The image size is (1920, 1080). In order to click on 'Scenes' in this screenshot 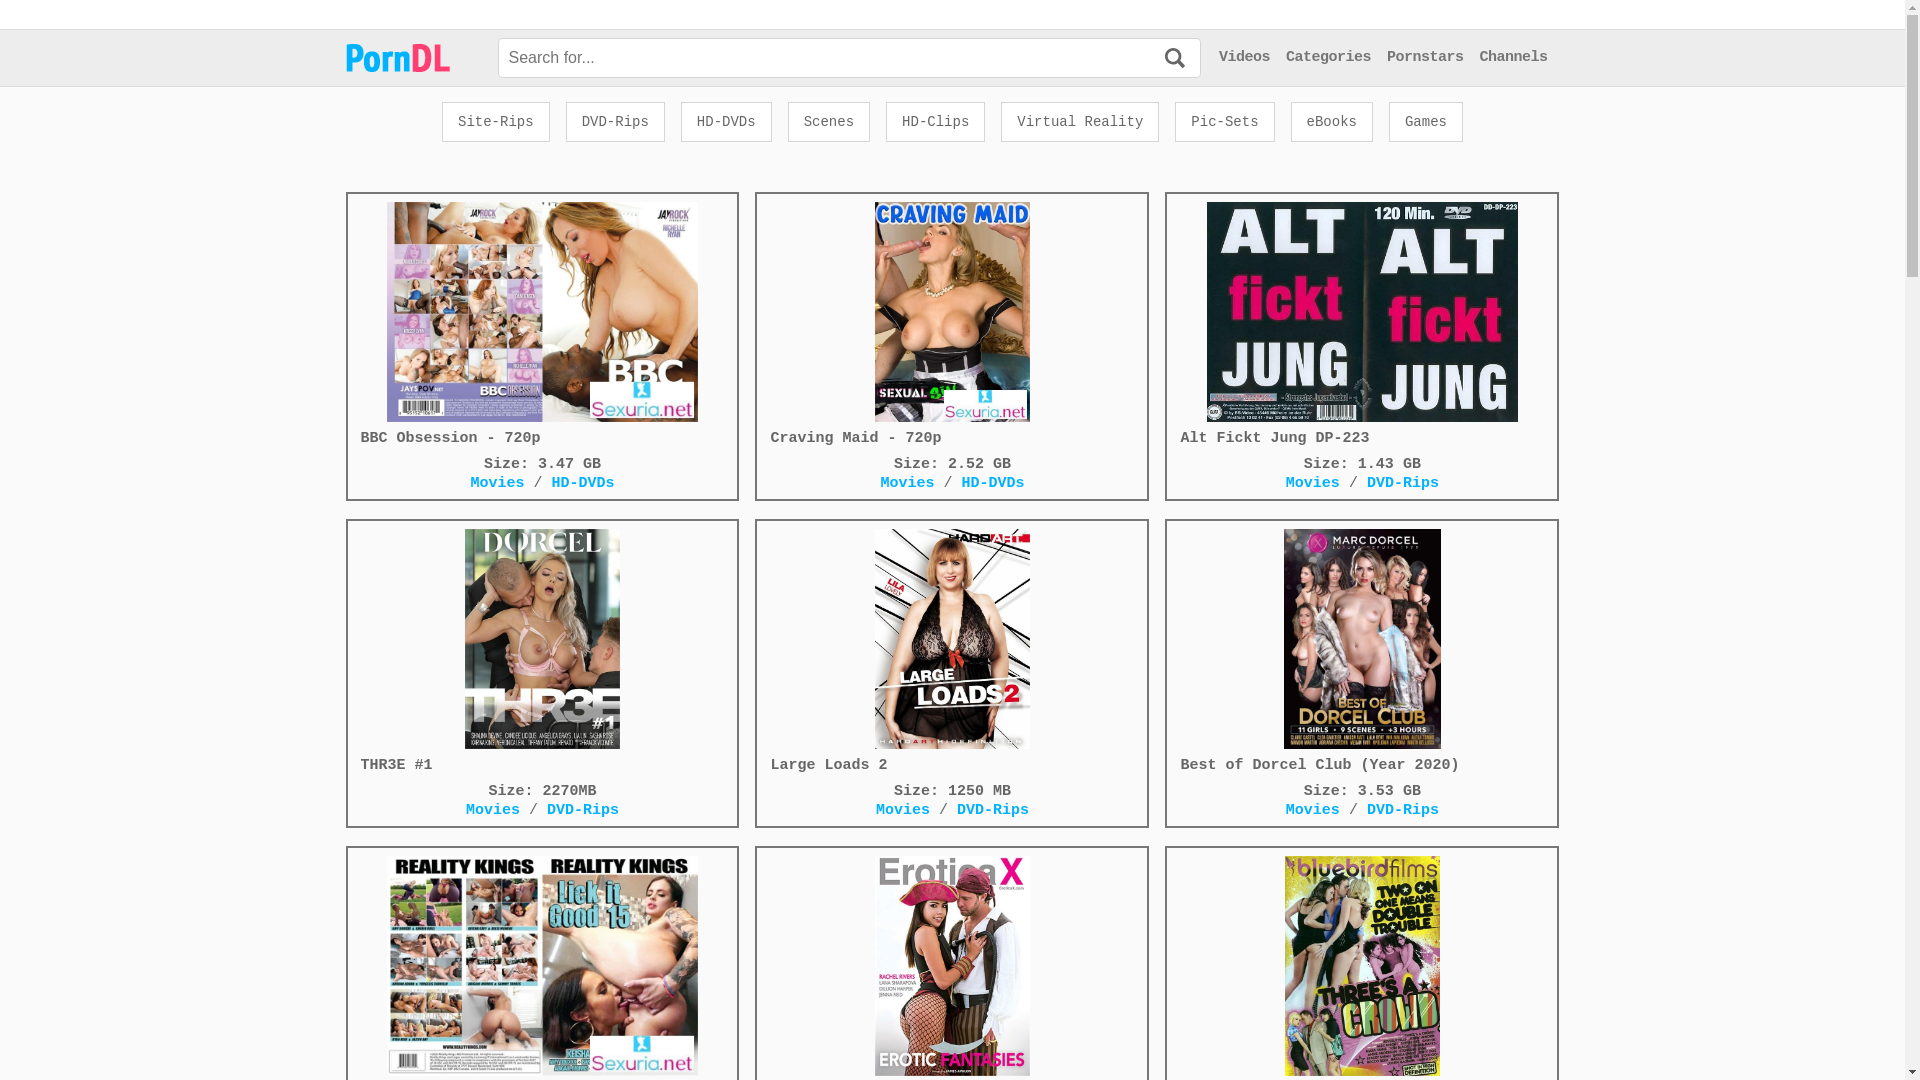, I will do `click(829, 122)`.